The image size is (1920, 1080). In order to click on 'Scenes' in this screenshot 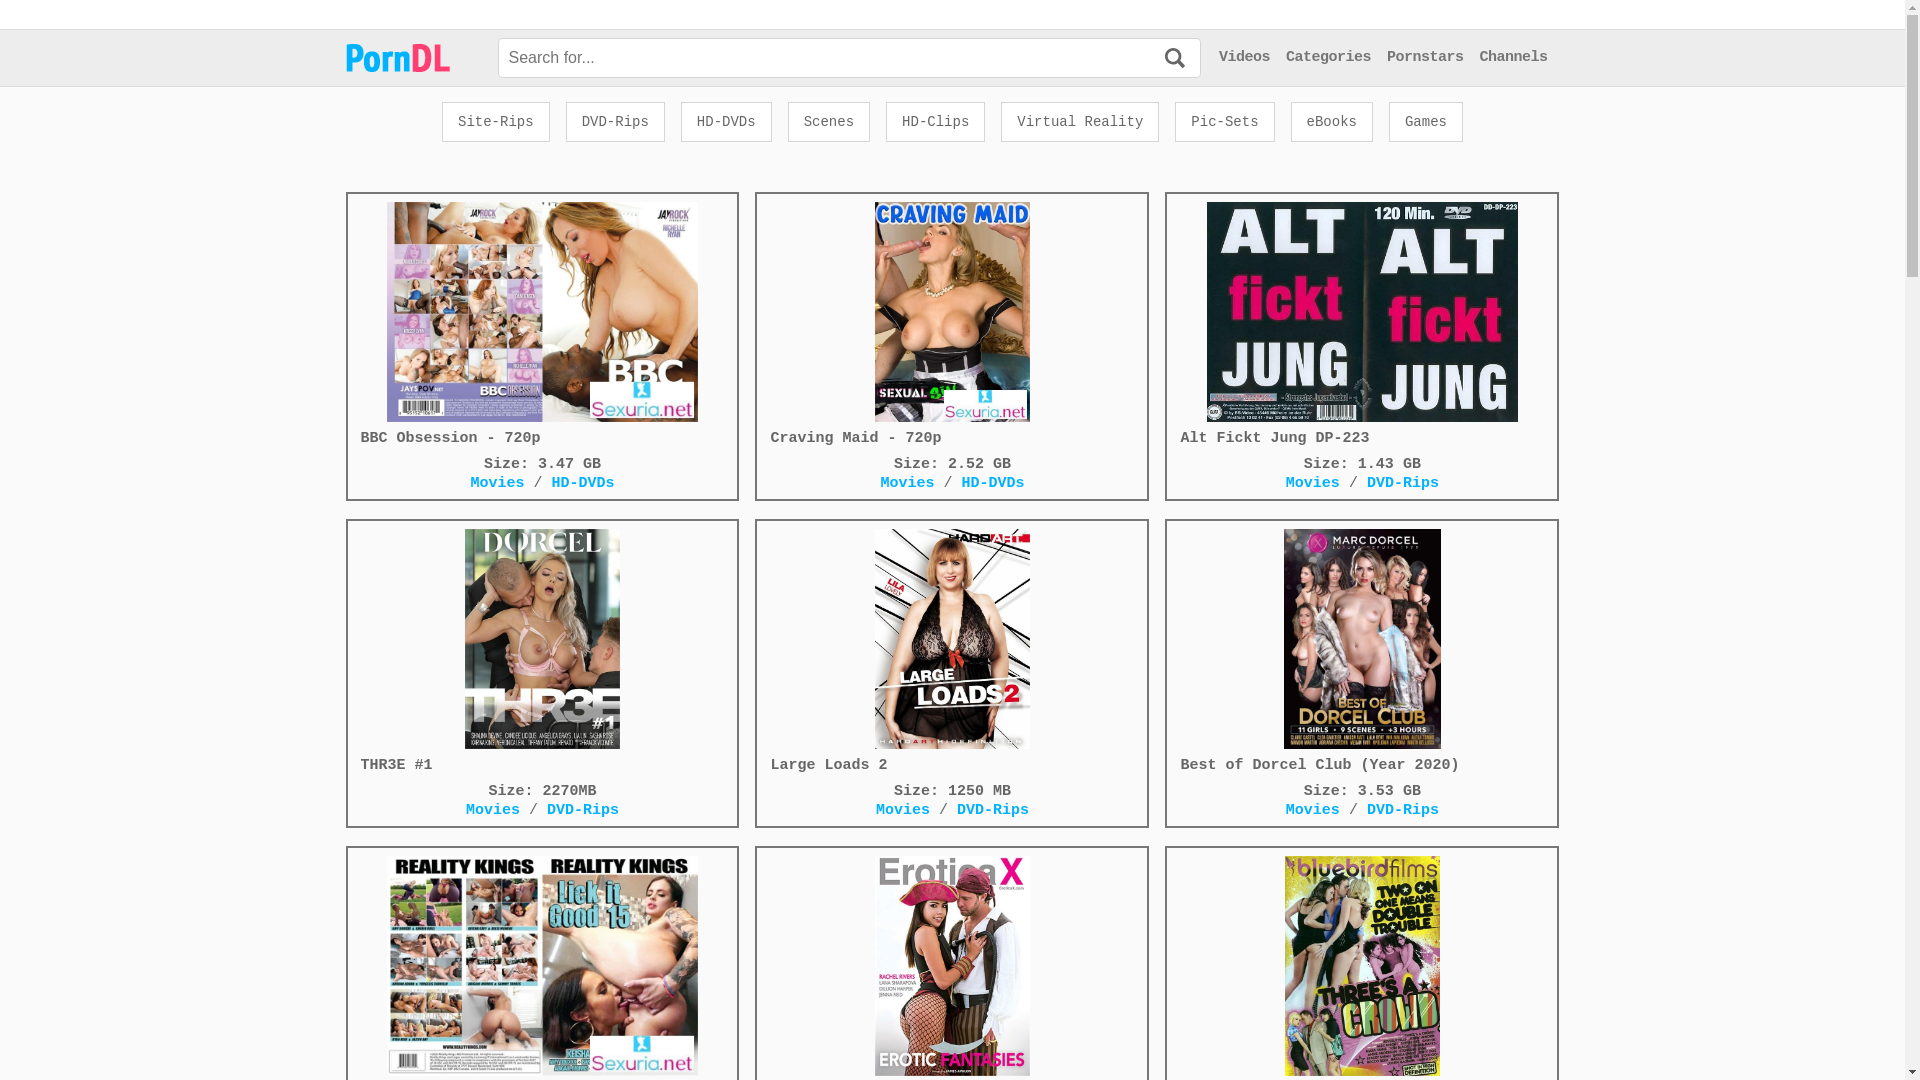, I will do `click(829, 122)`.